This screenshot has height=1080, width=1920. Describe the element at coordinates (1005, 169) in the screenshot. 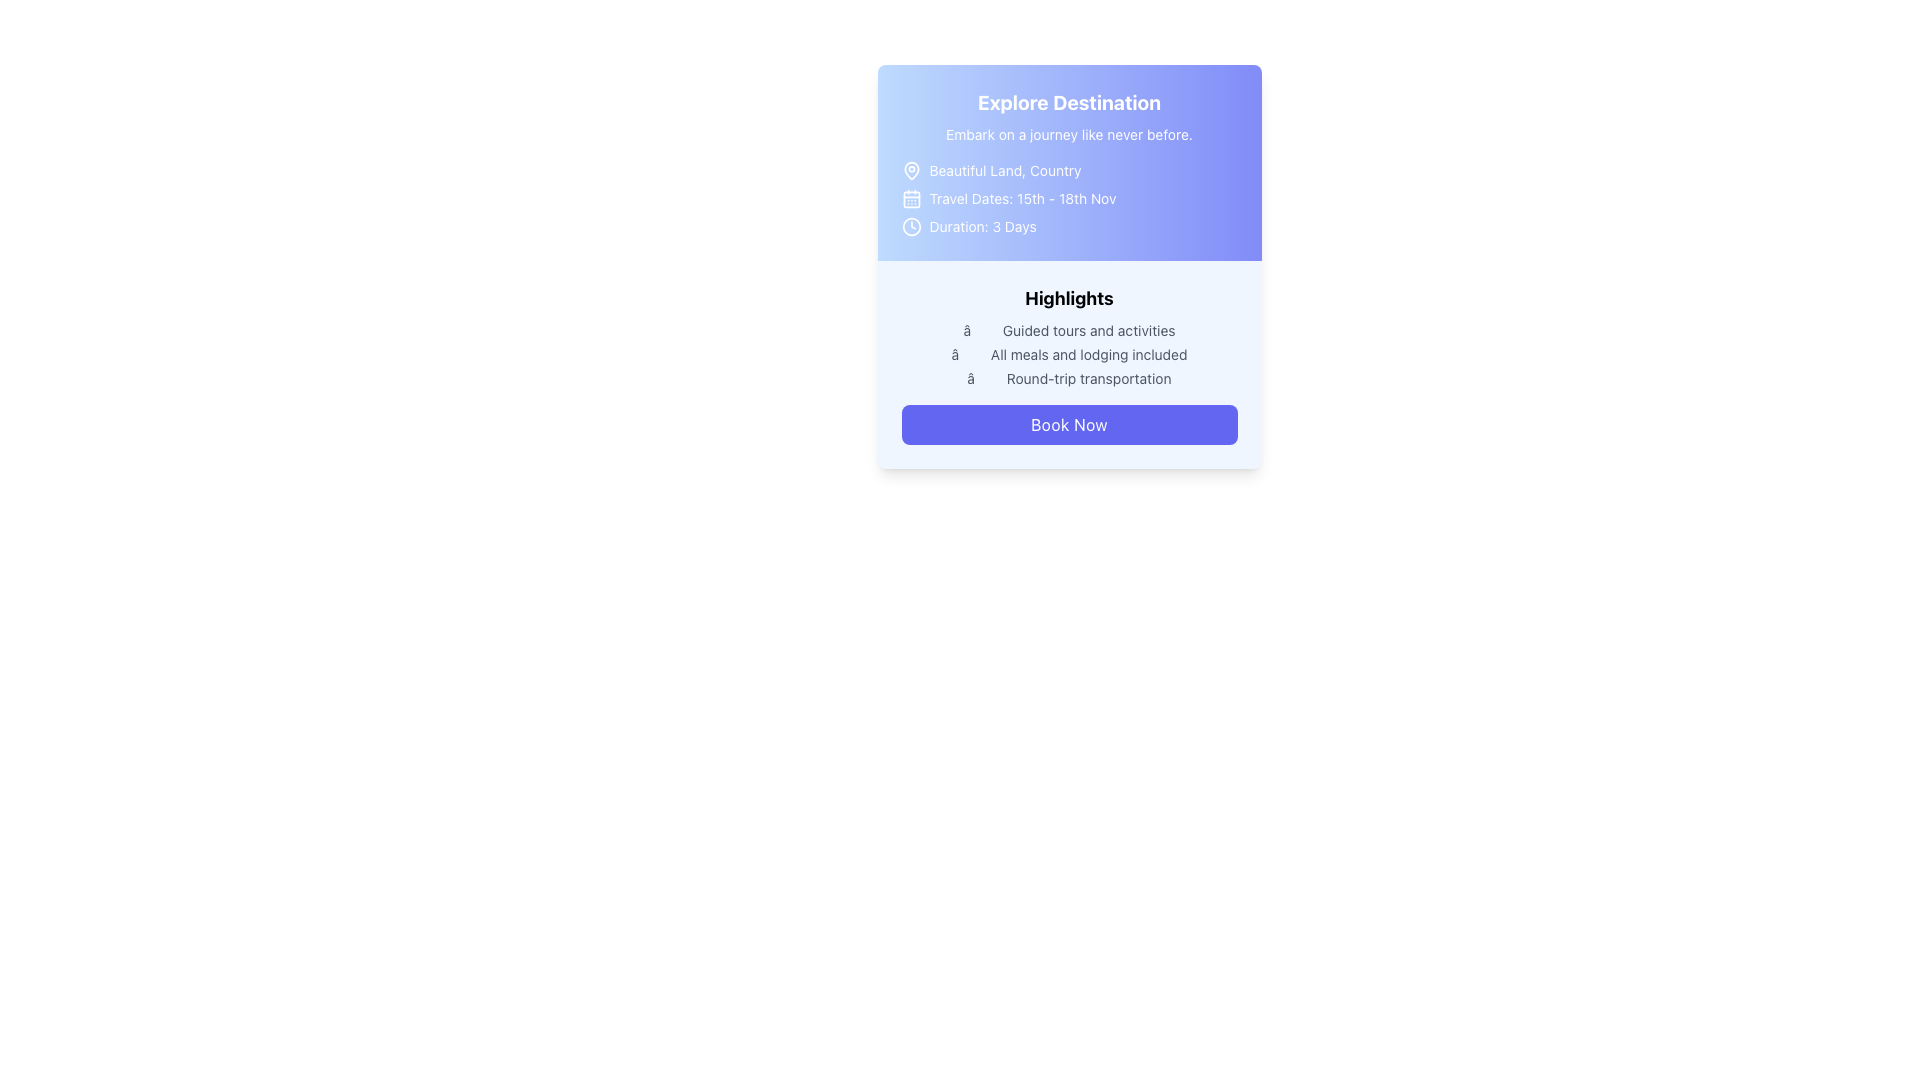

I see `the text label displaying 'Beautiful Land, Country', which is styled with white text on a light blue background and is positioned below the title 'Explore Destination'` at that location.